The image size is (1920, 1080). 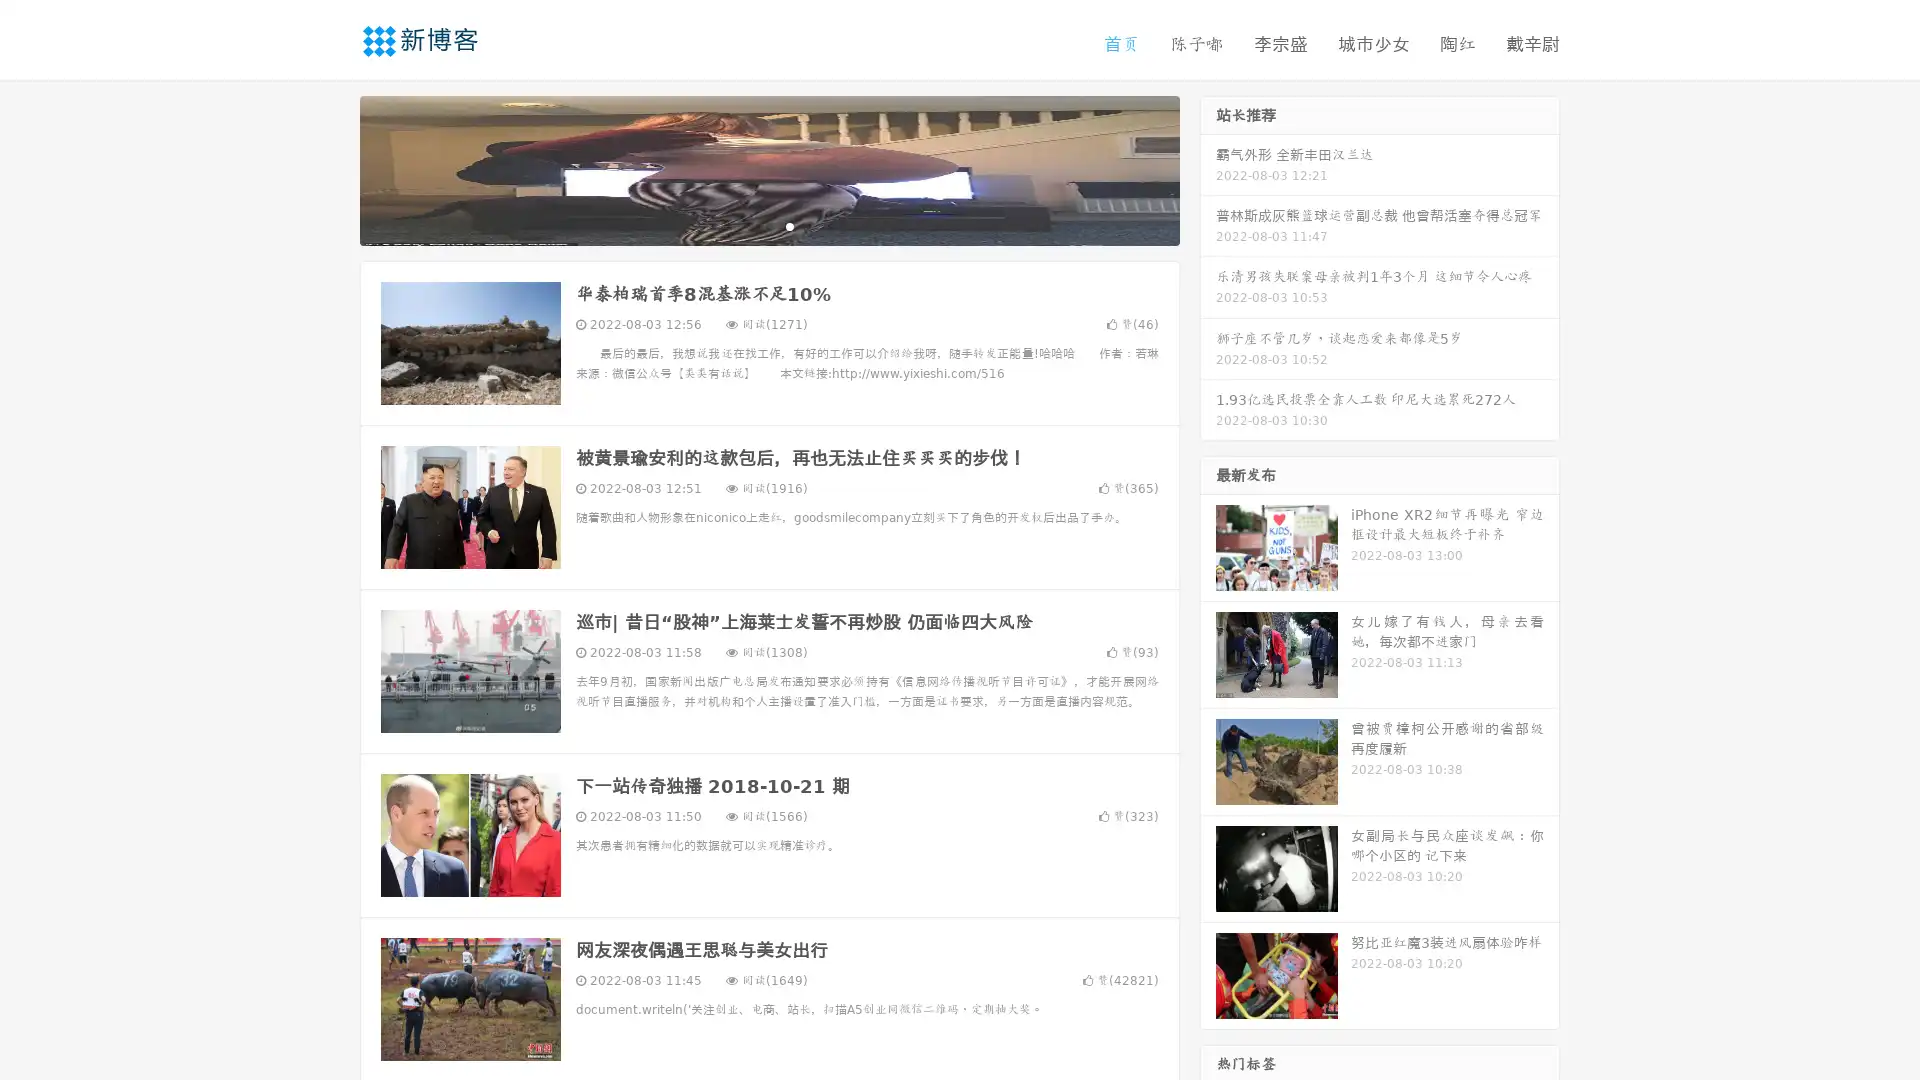 I want to click on Next slide, so click(x=1208, y=168).